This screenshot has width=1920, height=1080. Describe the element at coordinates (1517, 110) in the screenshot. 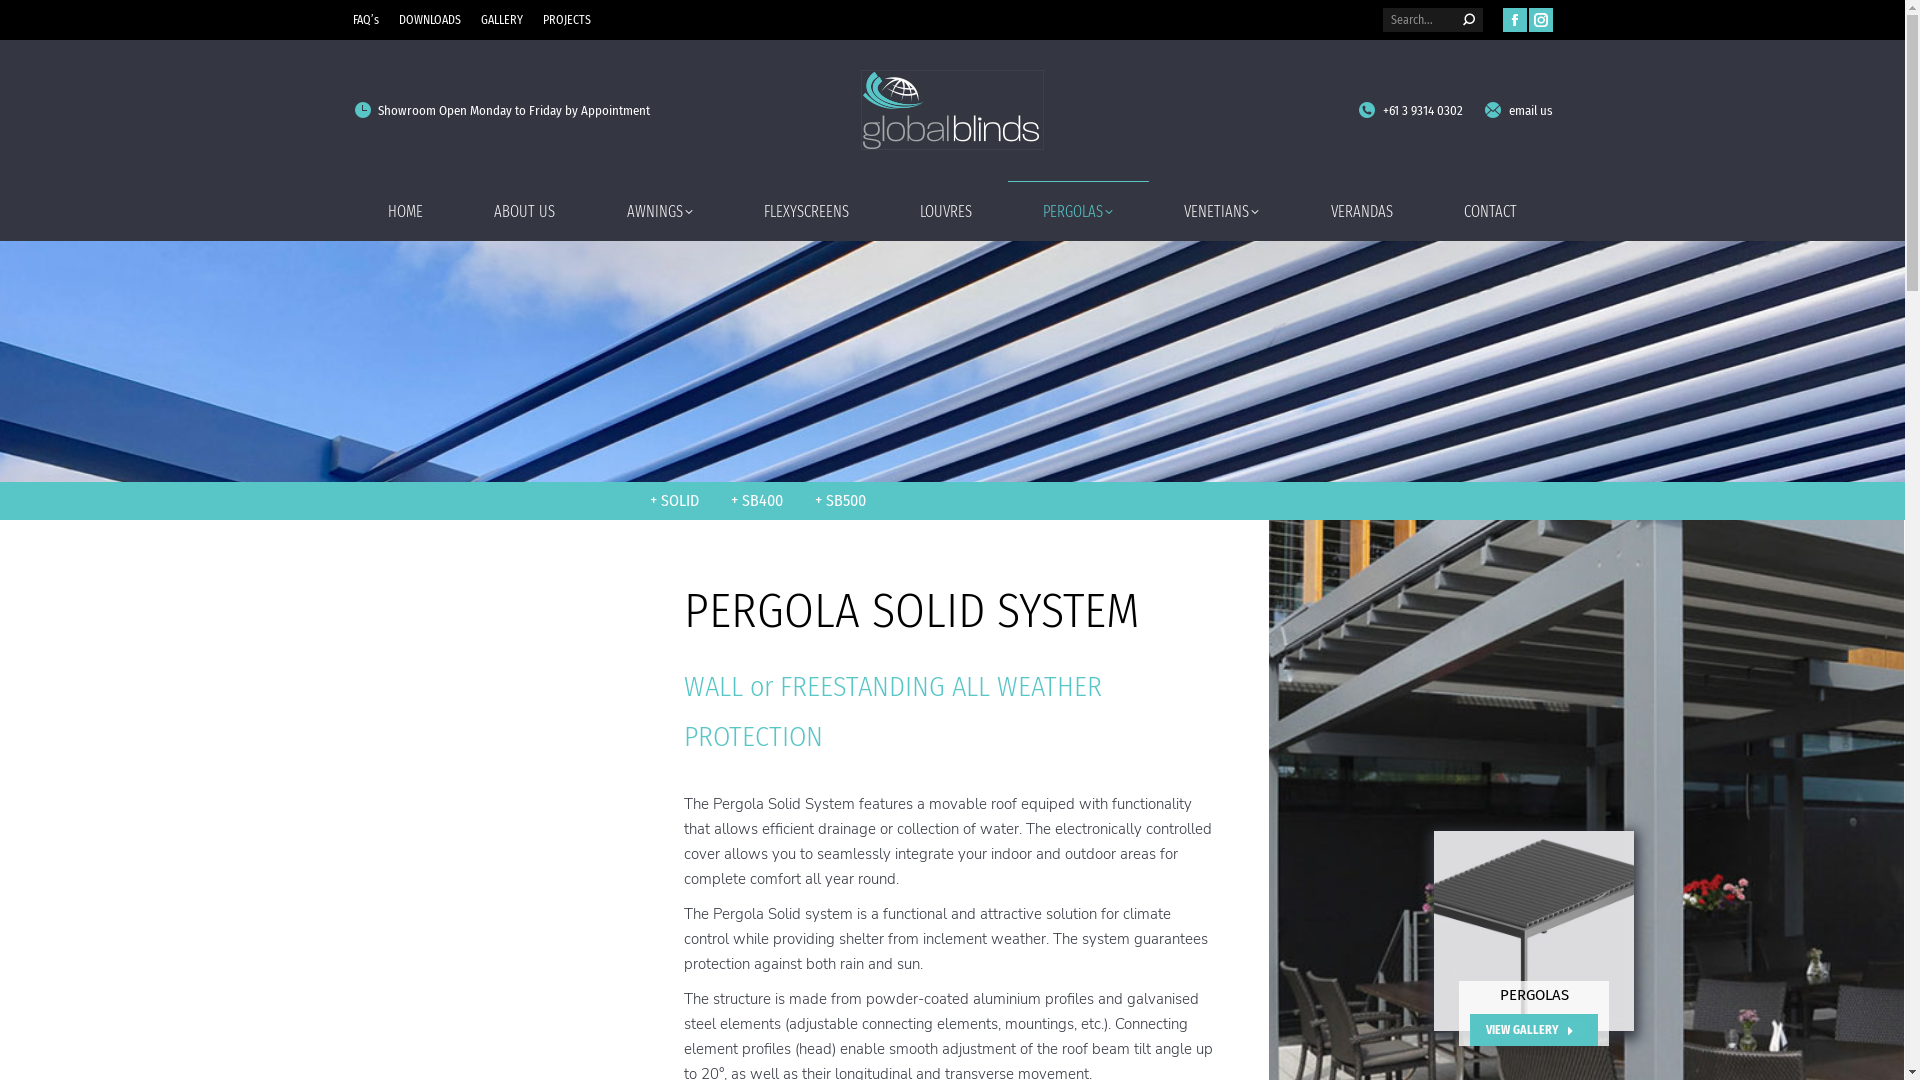

I see `'email us'` at that location.